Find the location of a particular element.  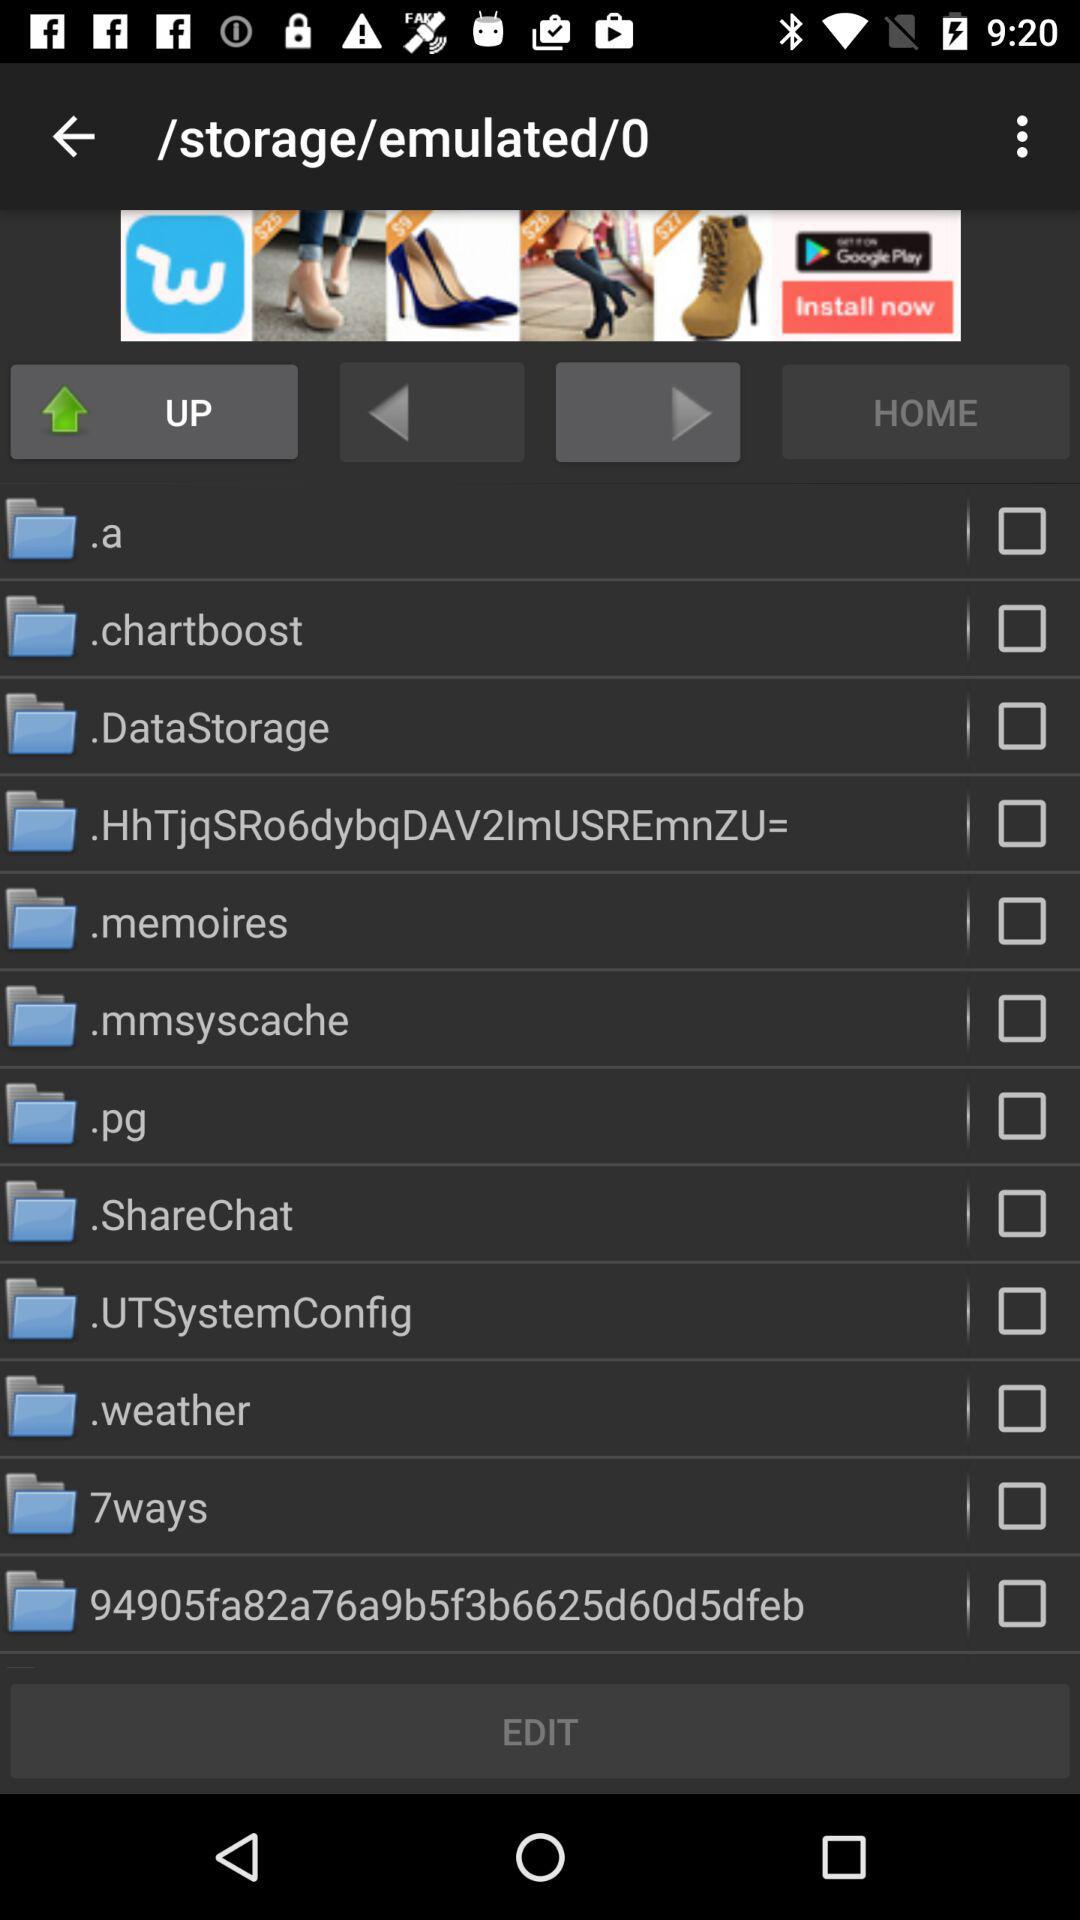

check mark a file is located at coordinates (1024, 531).